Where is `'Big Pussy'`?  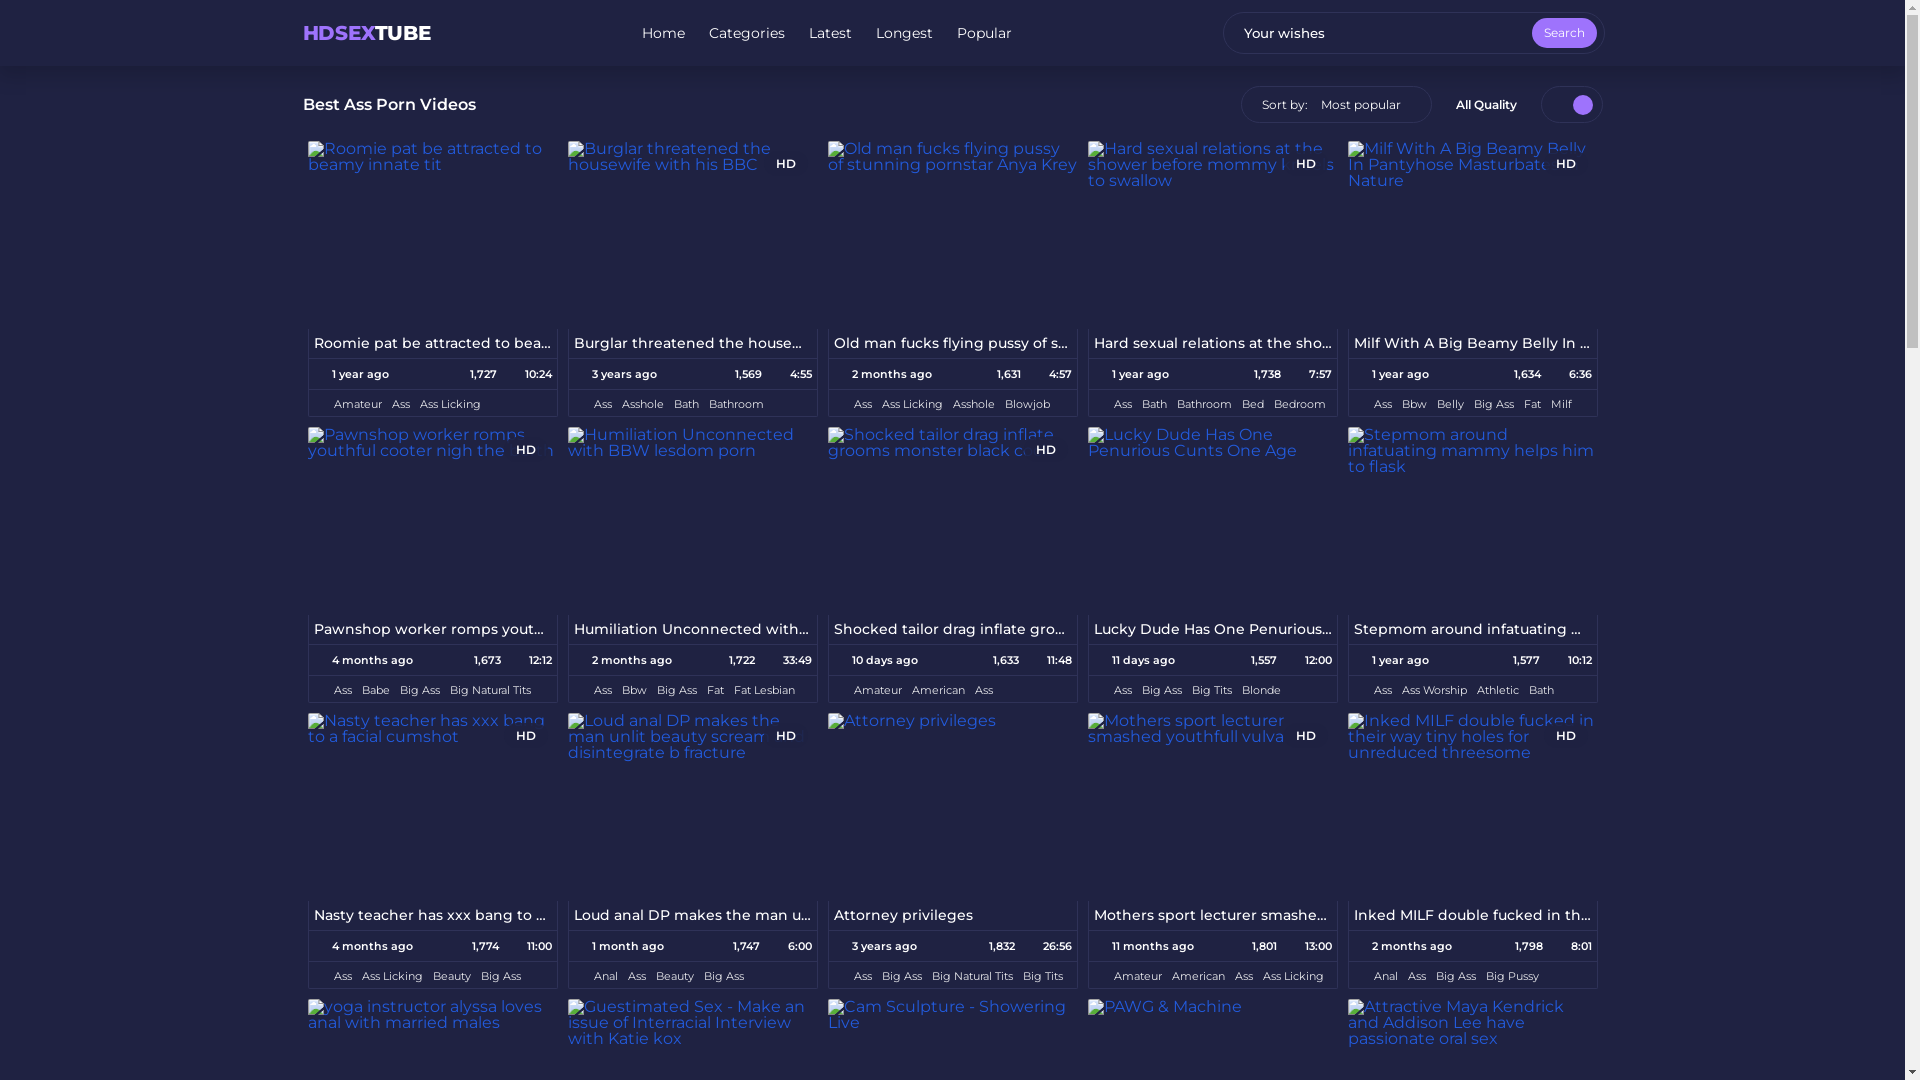
'Big Pussy' is located at coordinates (1512, 975).